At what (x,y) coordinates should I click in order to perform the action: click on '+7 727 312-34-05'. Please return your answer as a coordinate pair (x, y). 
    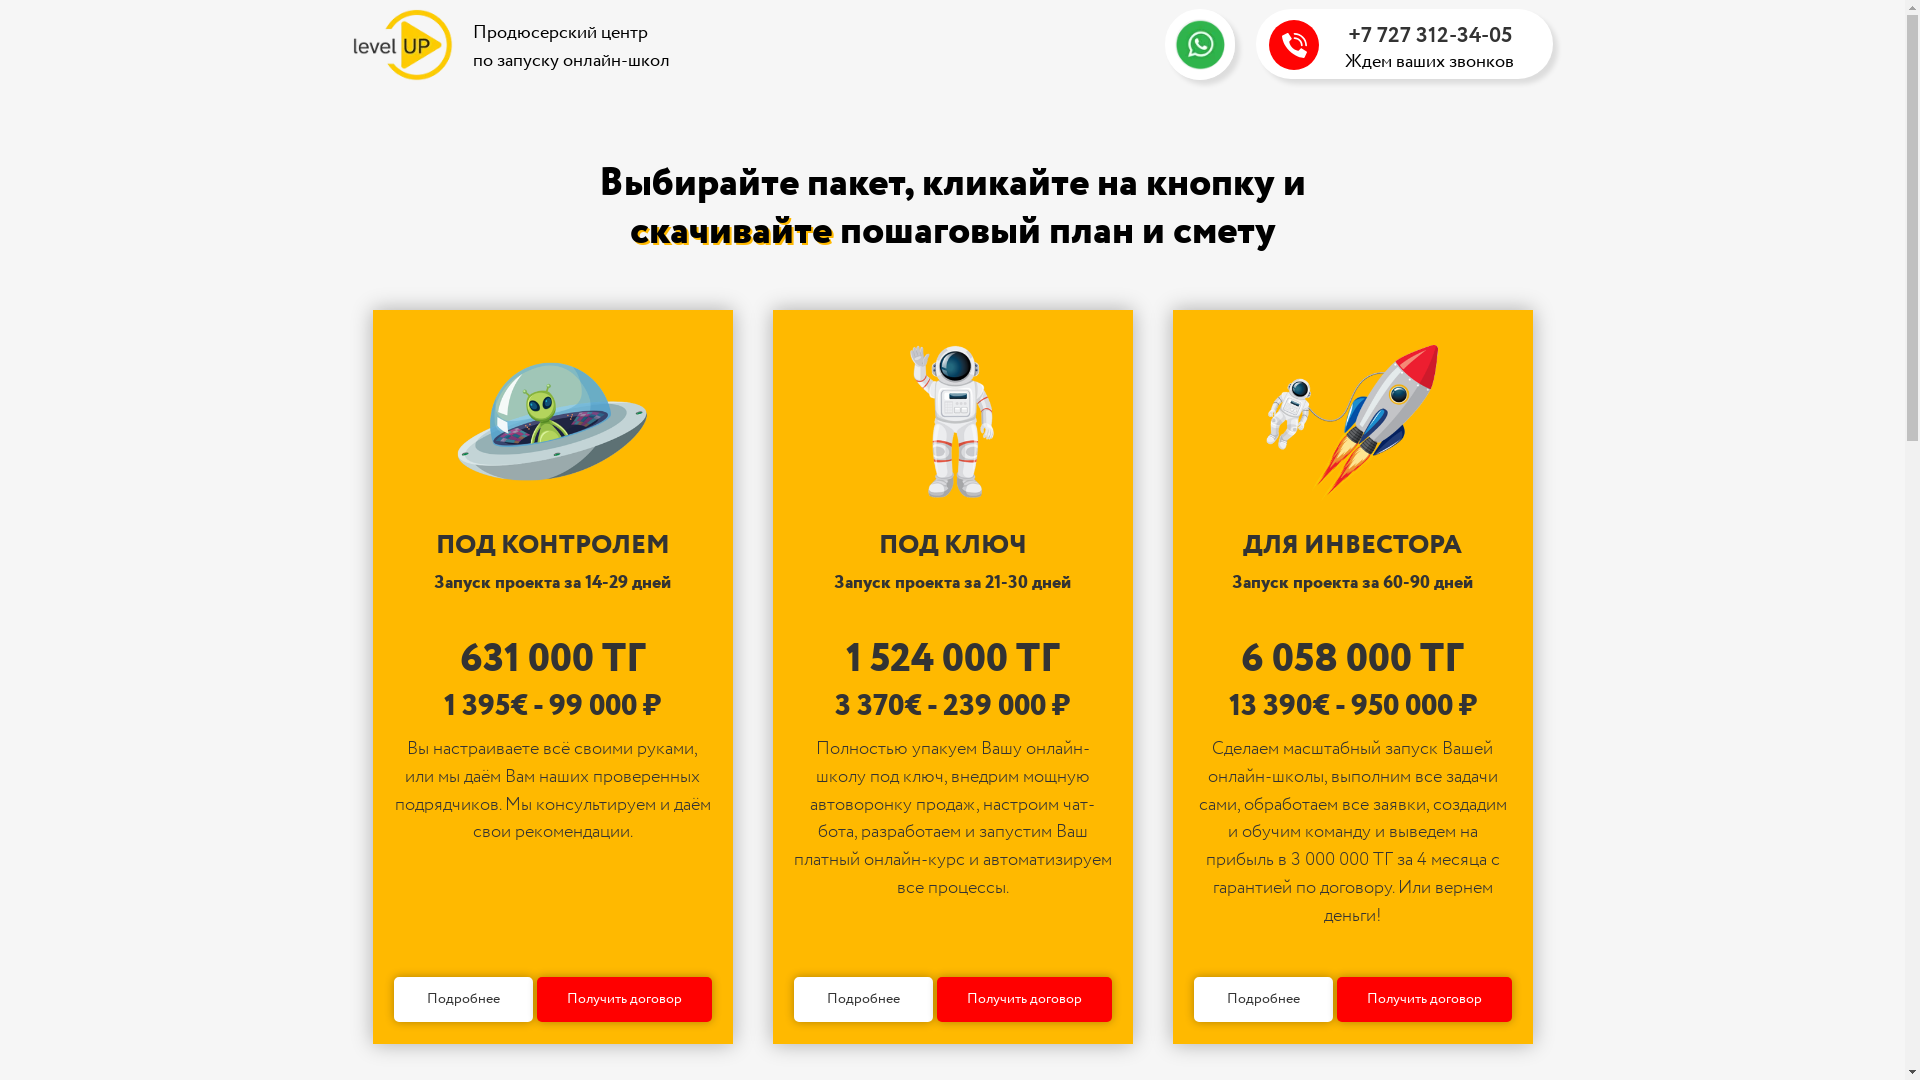
    Looking at the image, I should click on (1348, 35).